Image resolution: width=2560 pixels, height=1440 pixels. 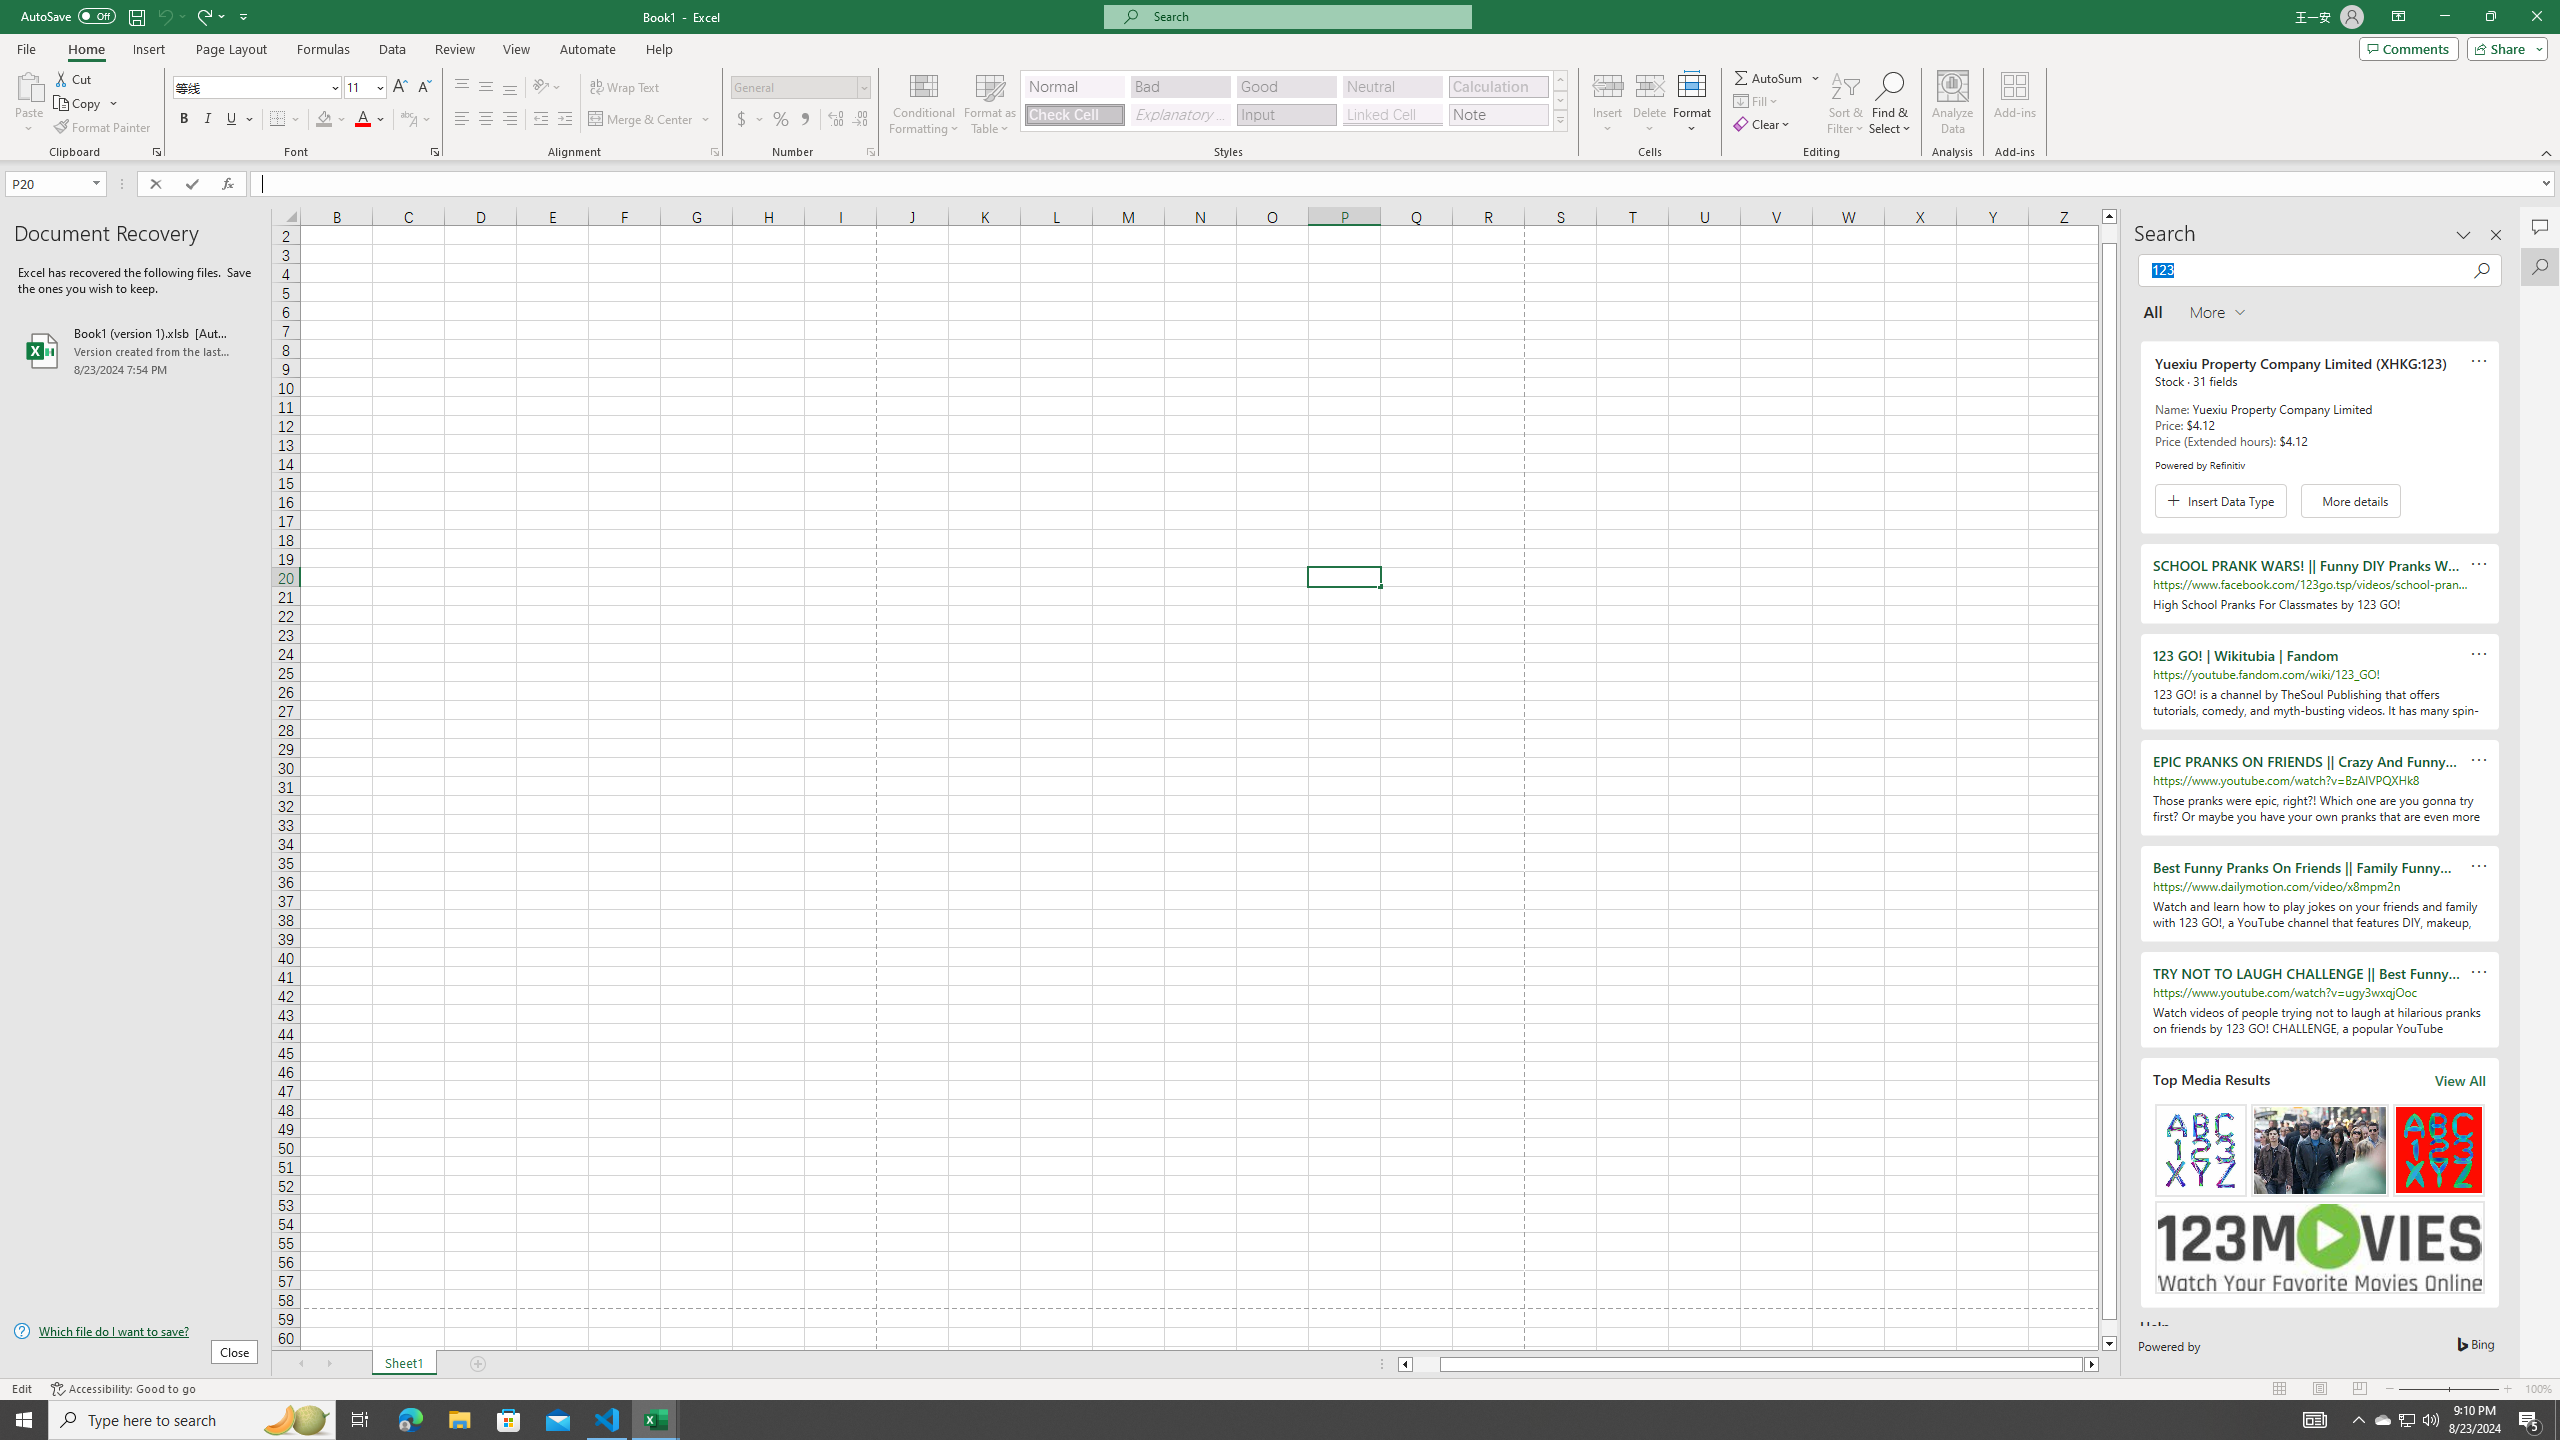 I want to click on 'Align Right', so click(x=509, y=118).